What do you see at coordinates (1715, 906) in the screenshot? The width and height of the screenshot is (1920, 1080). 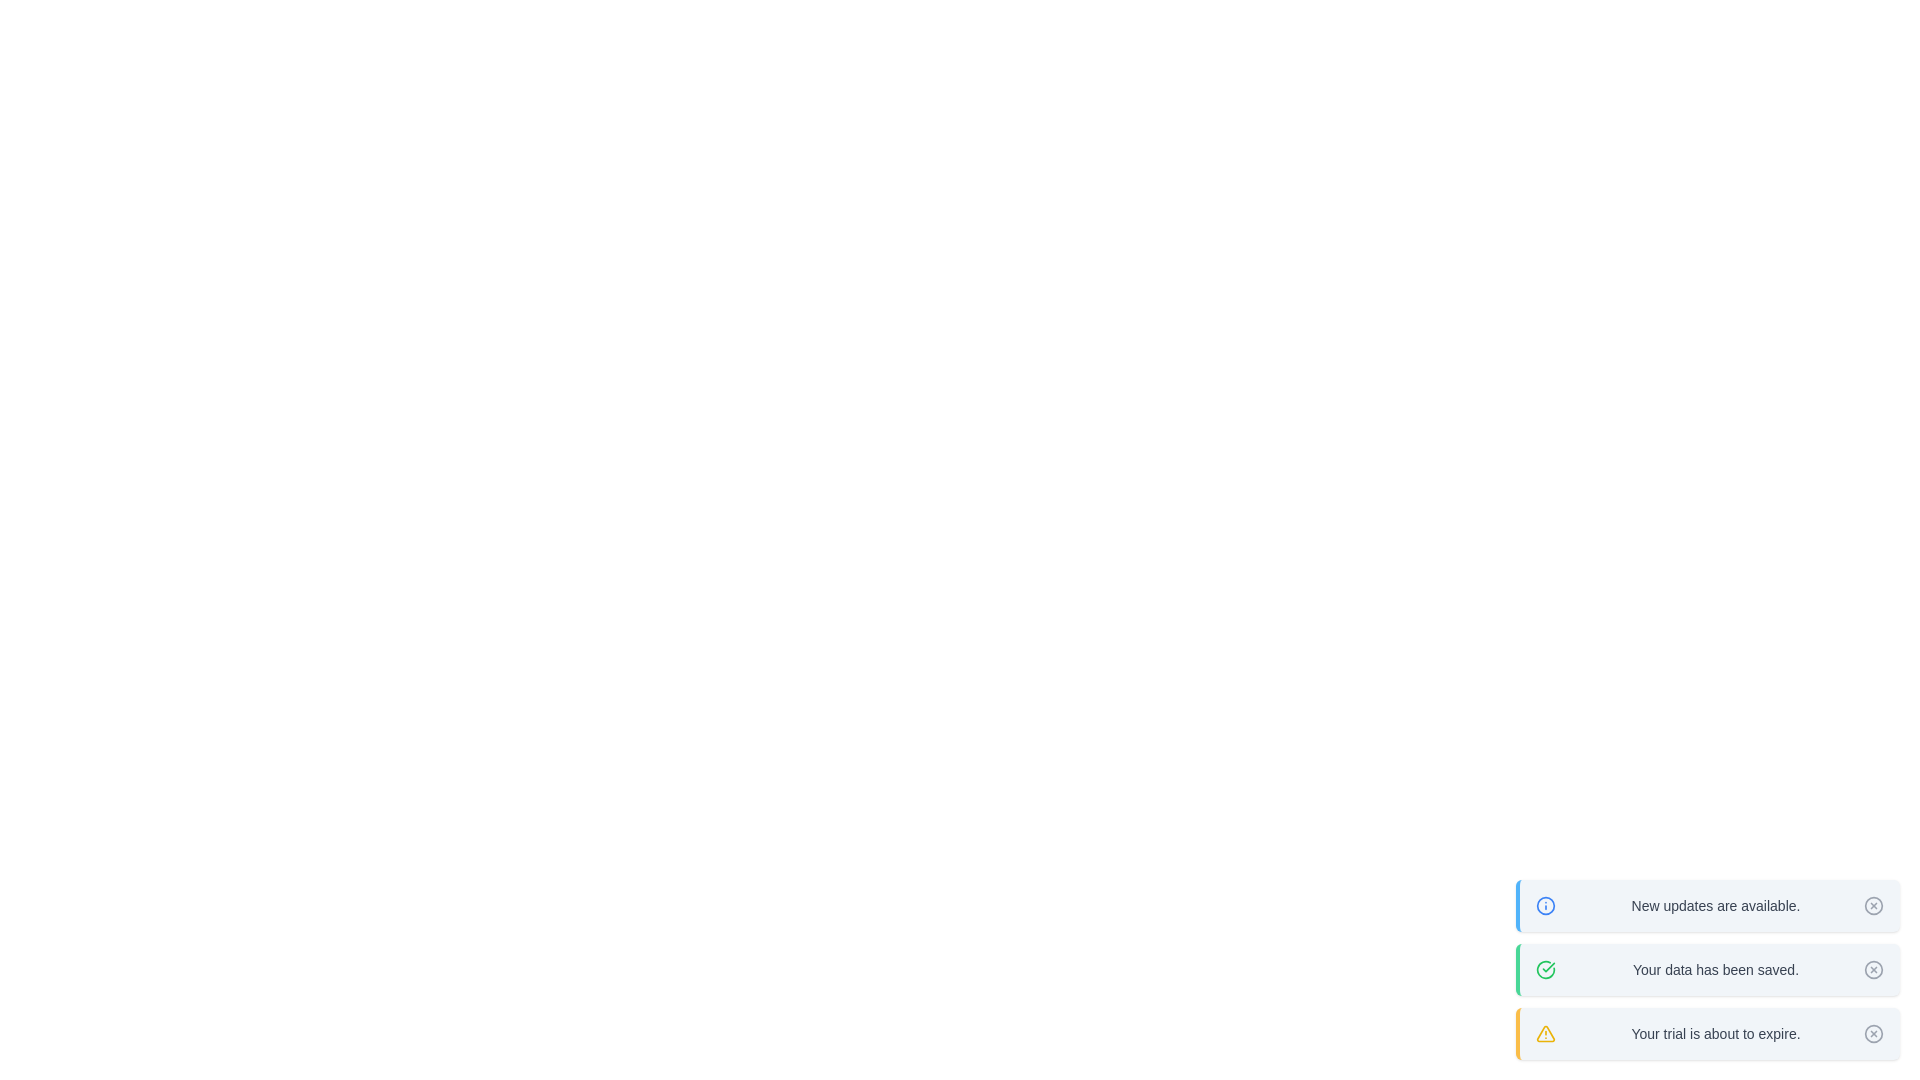 I see `the text displaying 'New updates are available.' which is styled in medium gray font and located centrally within the notification card at the top of the stack in the lower-right corner of the interface` at bounding box center [1715, 906].